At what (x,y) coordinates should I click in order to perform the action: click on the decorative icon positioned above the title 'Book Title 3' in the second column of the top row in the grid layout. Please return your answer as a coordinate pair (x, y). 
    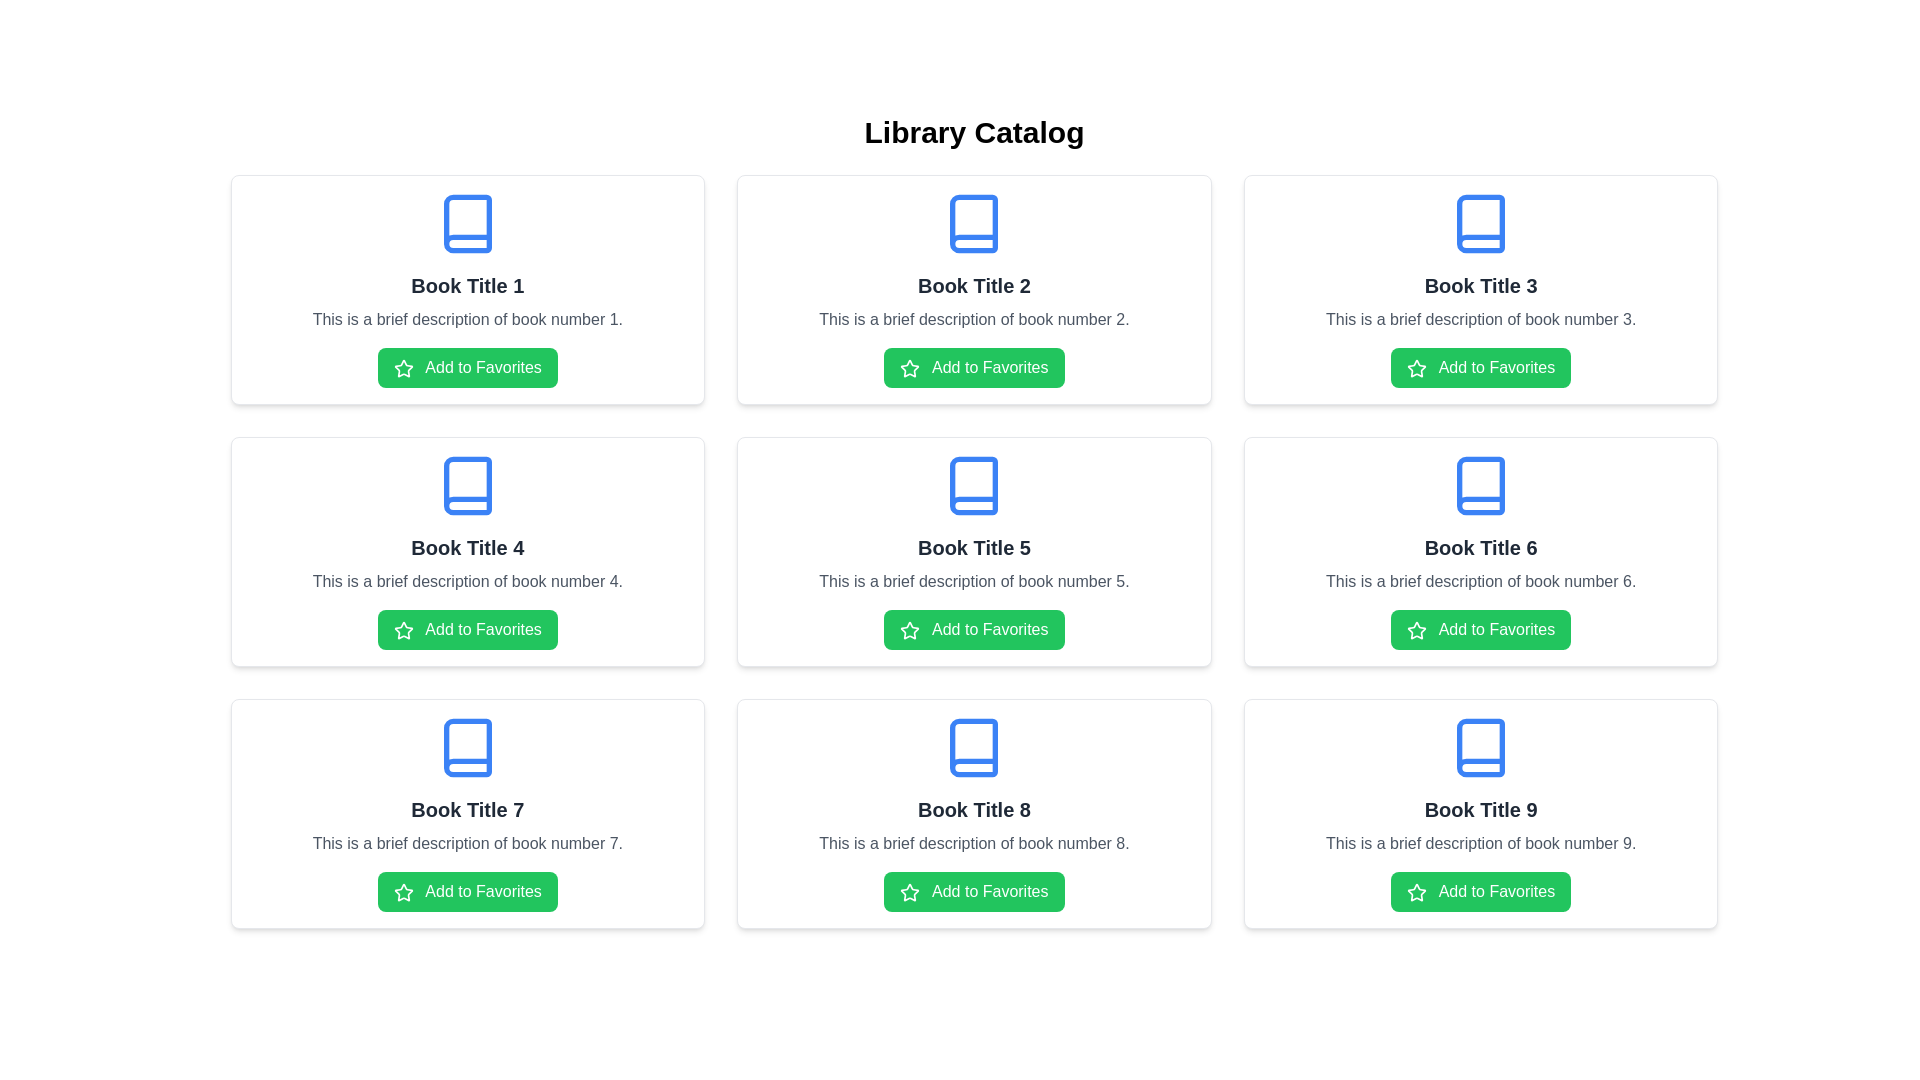
    Looking at the image, I should click on (1481, 223).